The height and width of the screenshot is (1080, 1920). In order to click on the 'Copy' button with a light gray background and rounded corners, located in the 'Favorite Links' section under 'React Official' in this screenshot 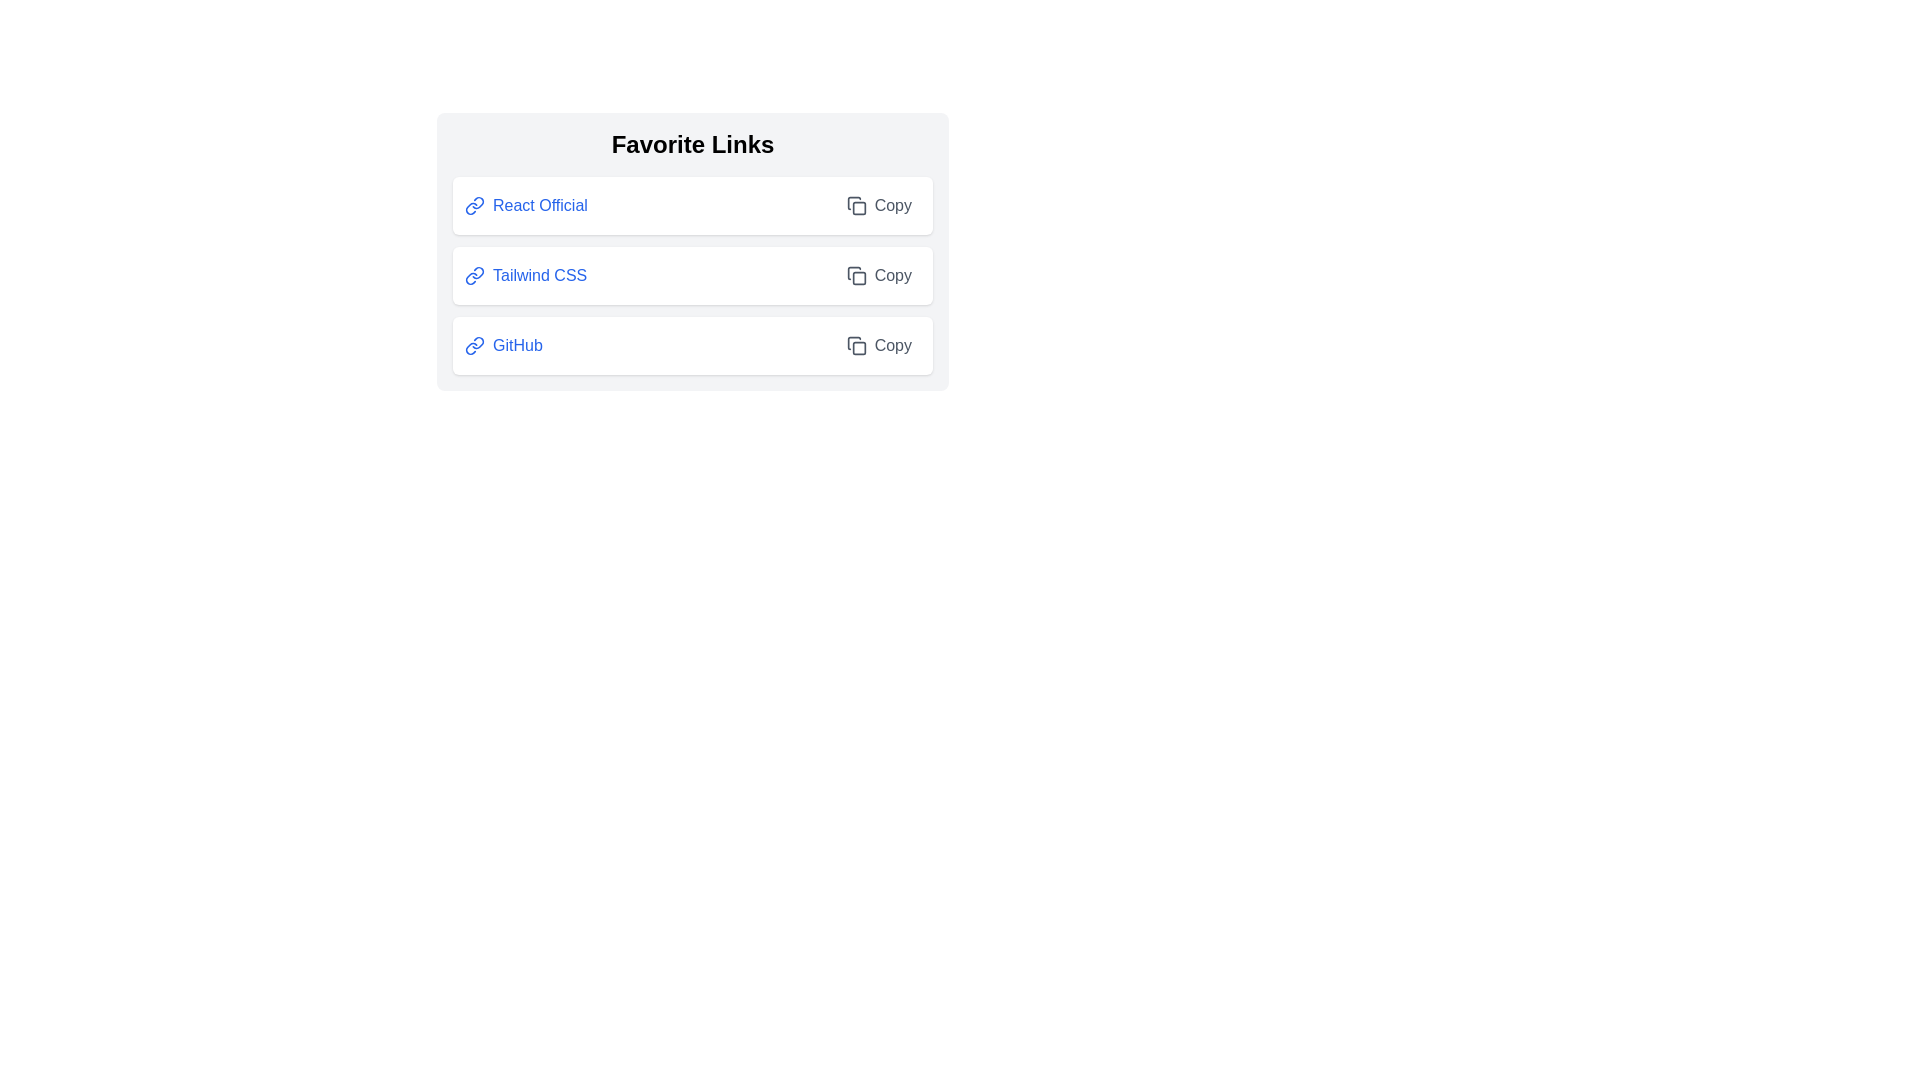, I will do `click(879, 205)`.